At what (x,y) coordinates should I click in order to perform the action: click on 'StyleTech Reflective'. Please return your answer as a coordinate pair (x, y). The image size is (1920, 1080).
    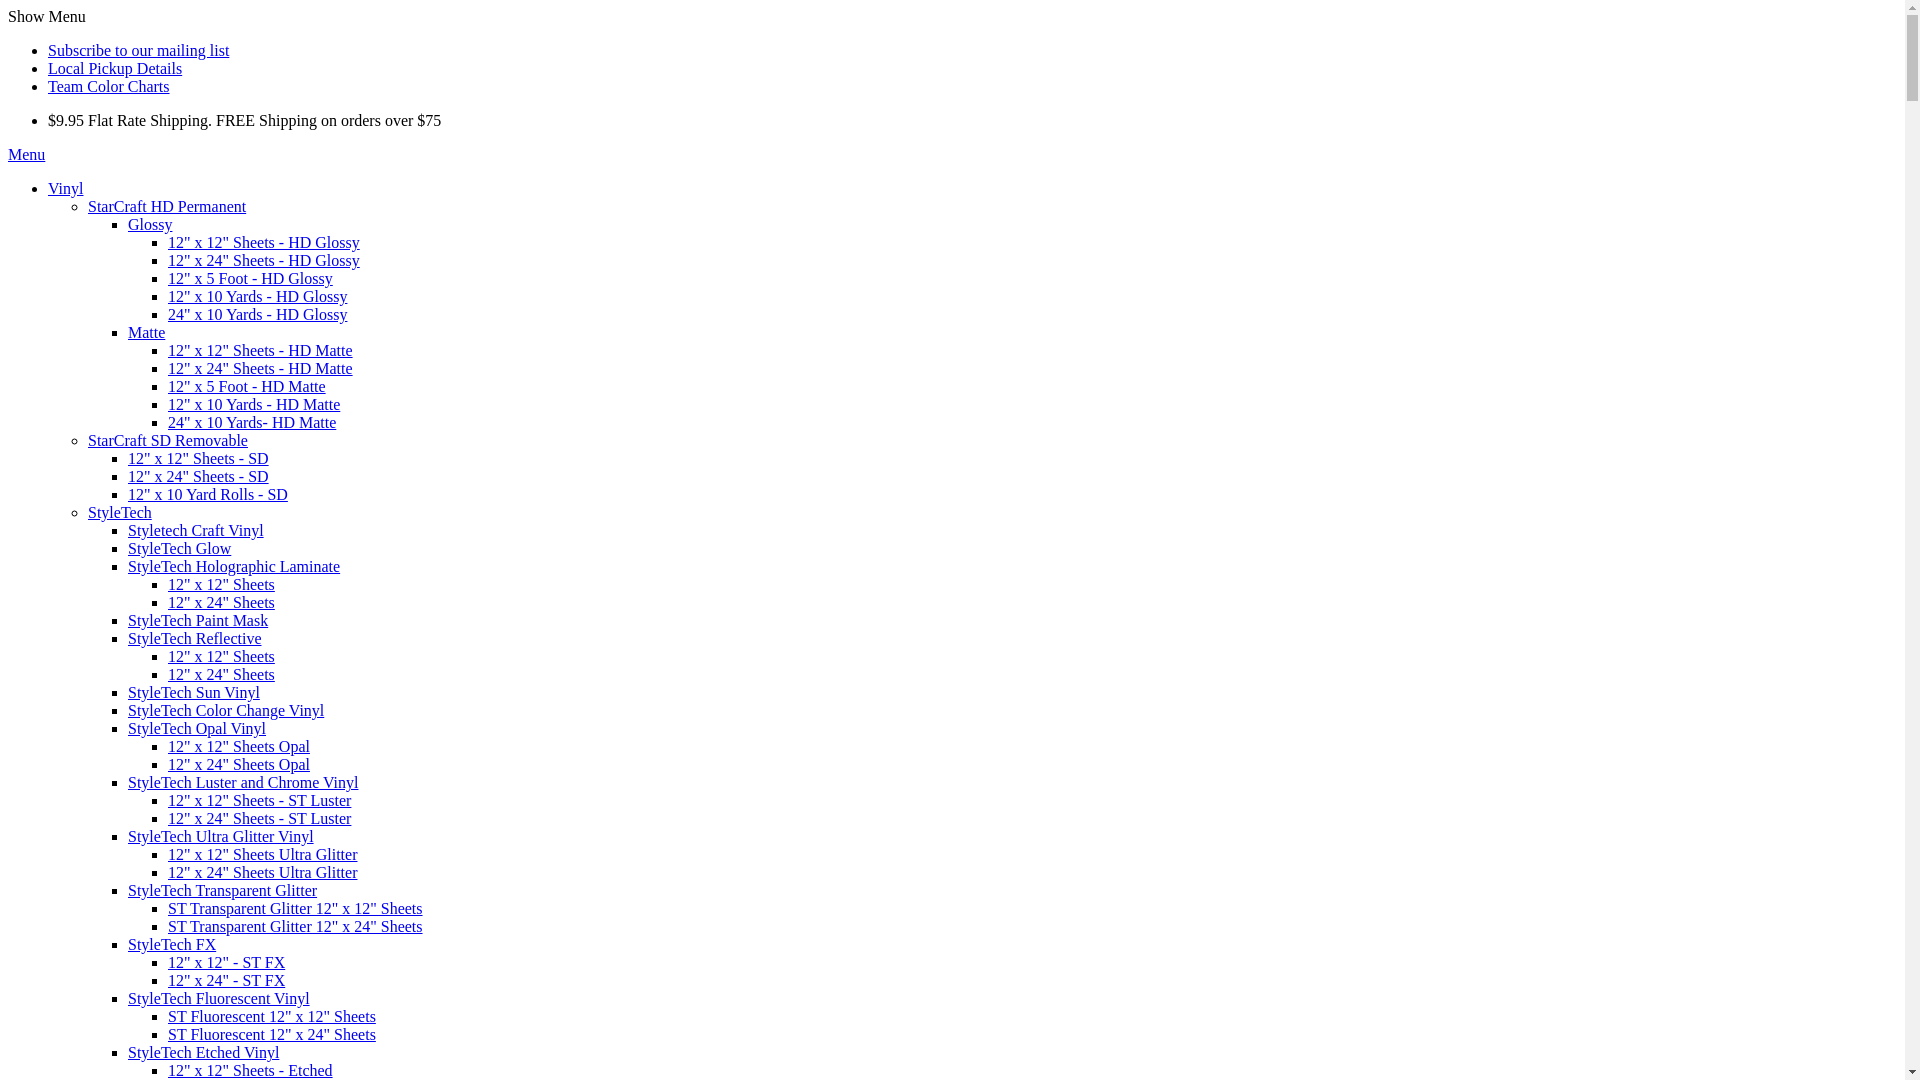
    Looking at the image, I should click on (195, 638).